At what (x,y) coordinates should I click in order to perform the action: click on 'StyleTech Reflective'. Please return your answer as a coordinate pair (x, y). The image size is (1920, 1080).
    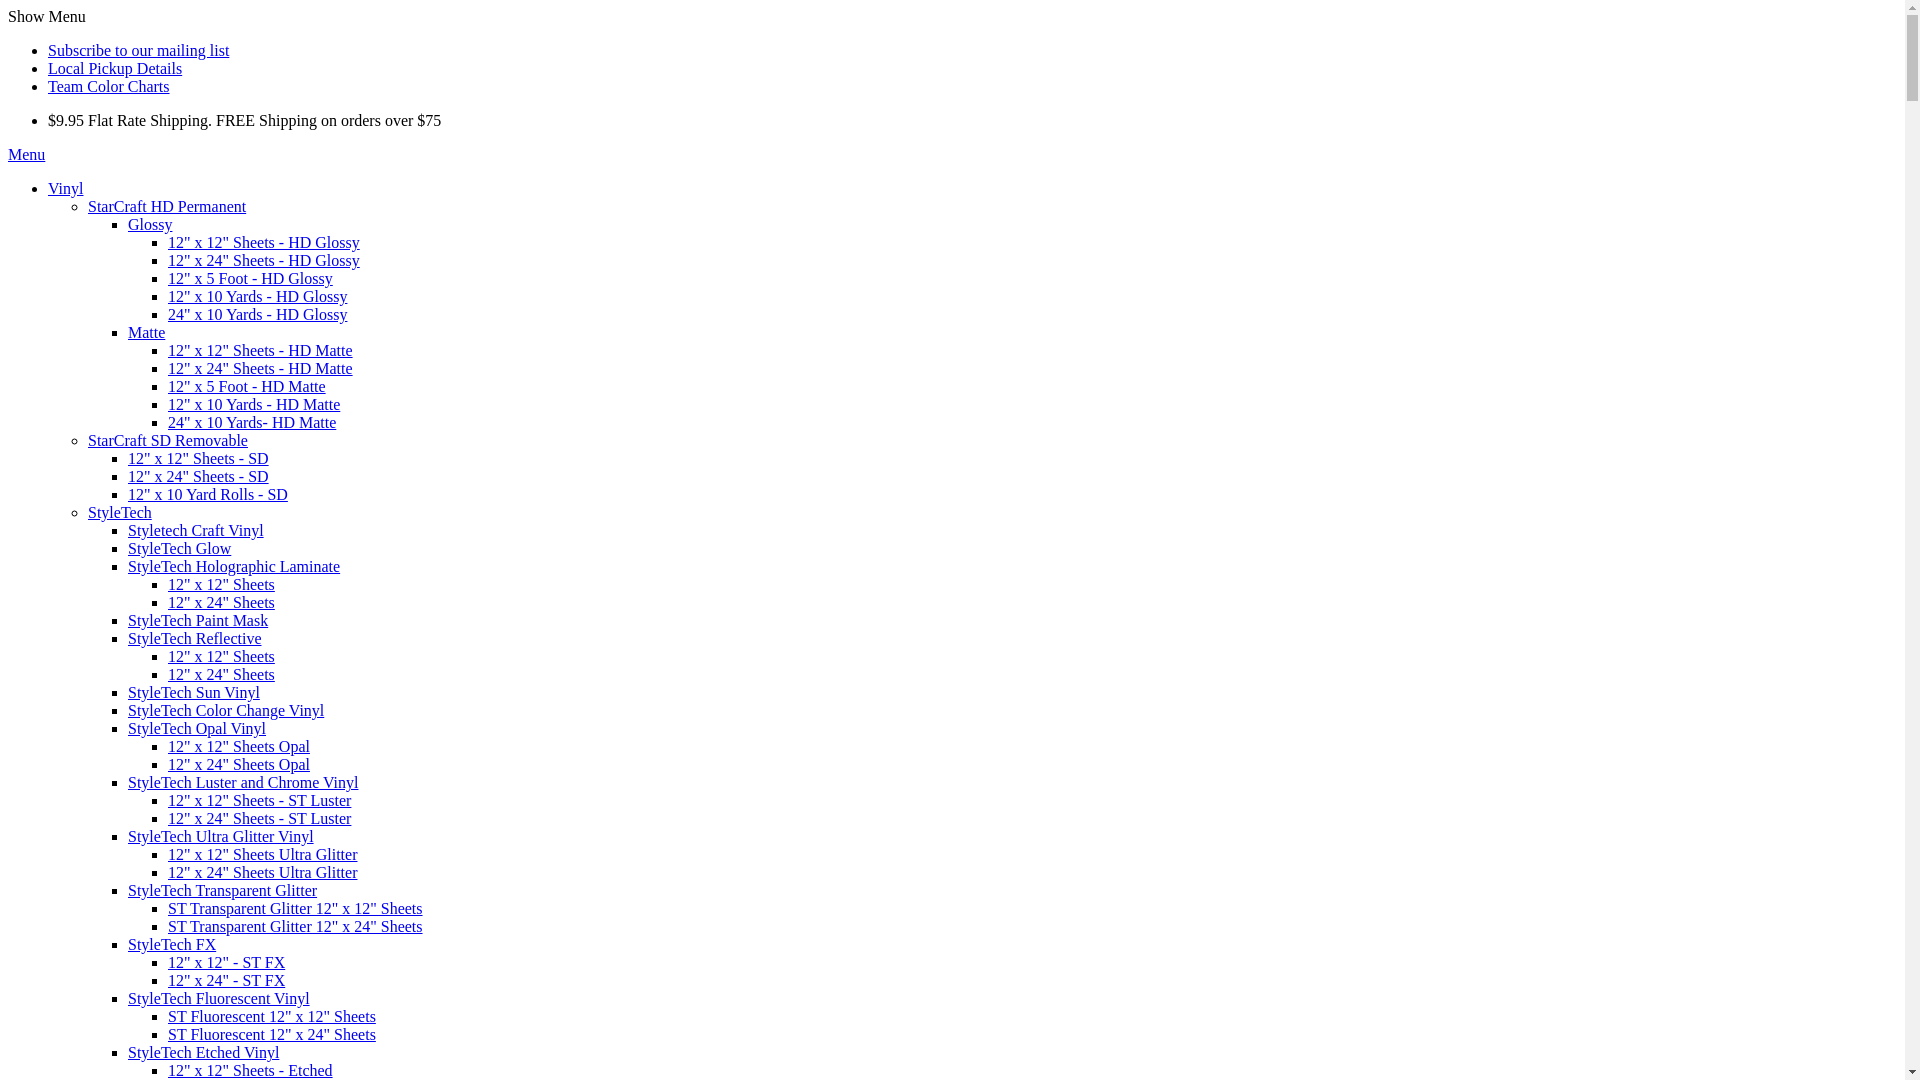
    Looking at the image, I should click on (195, 638).